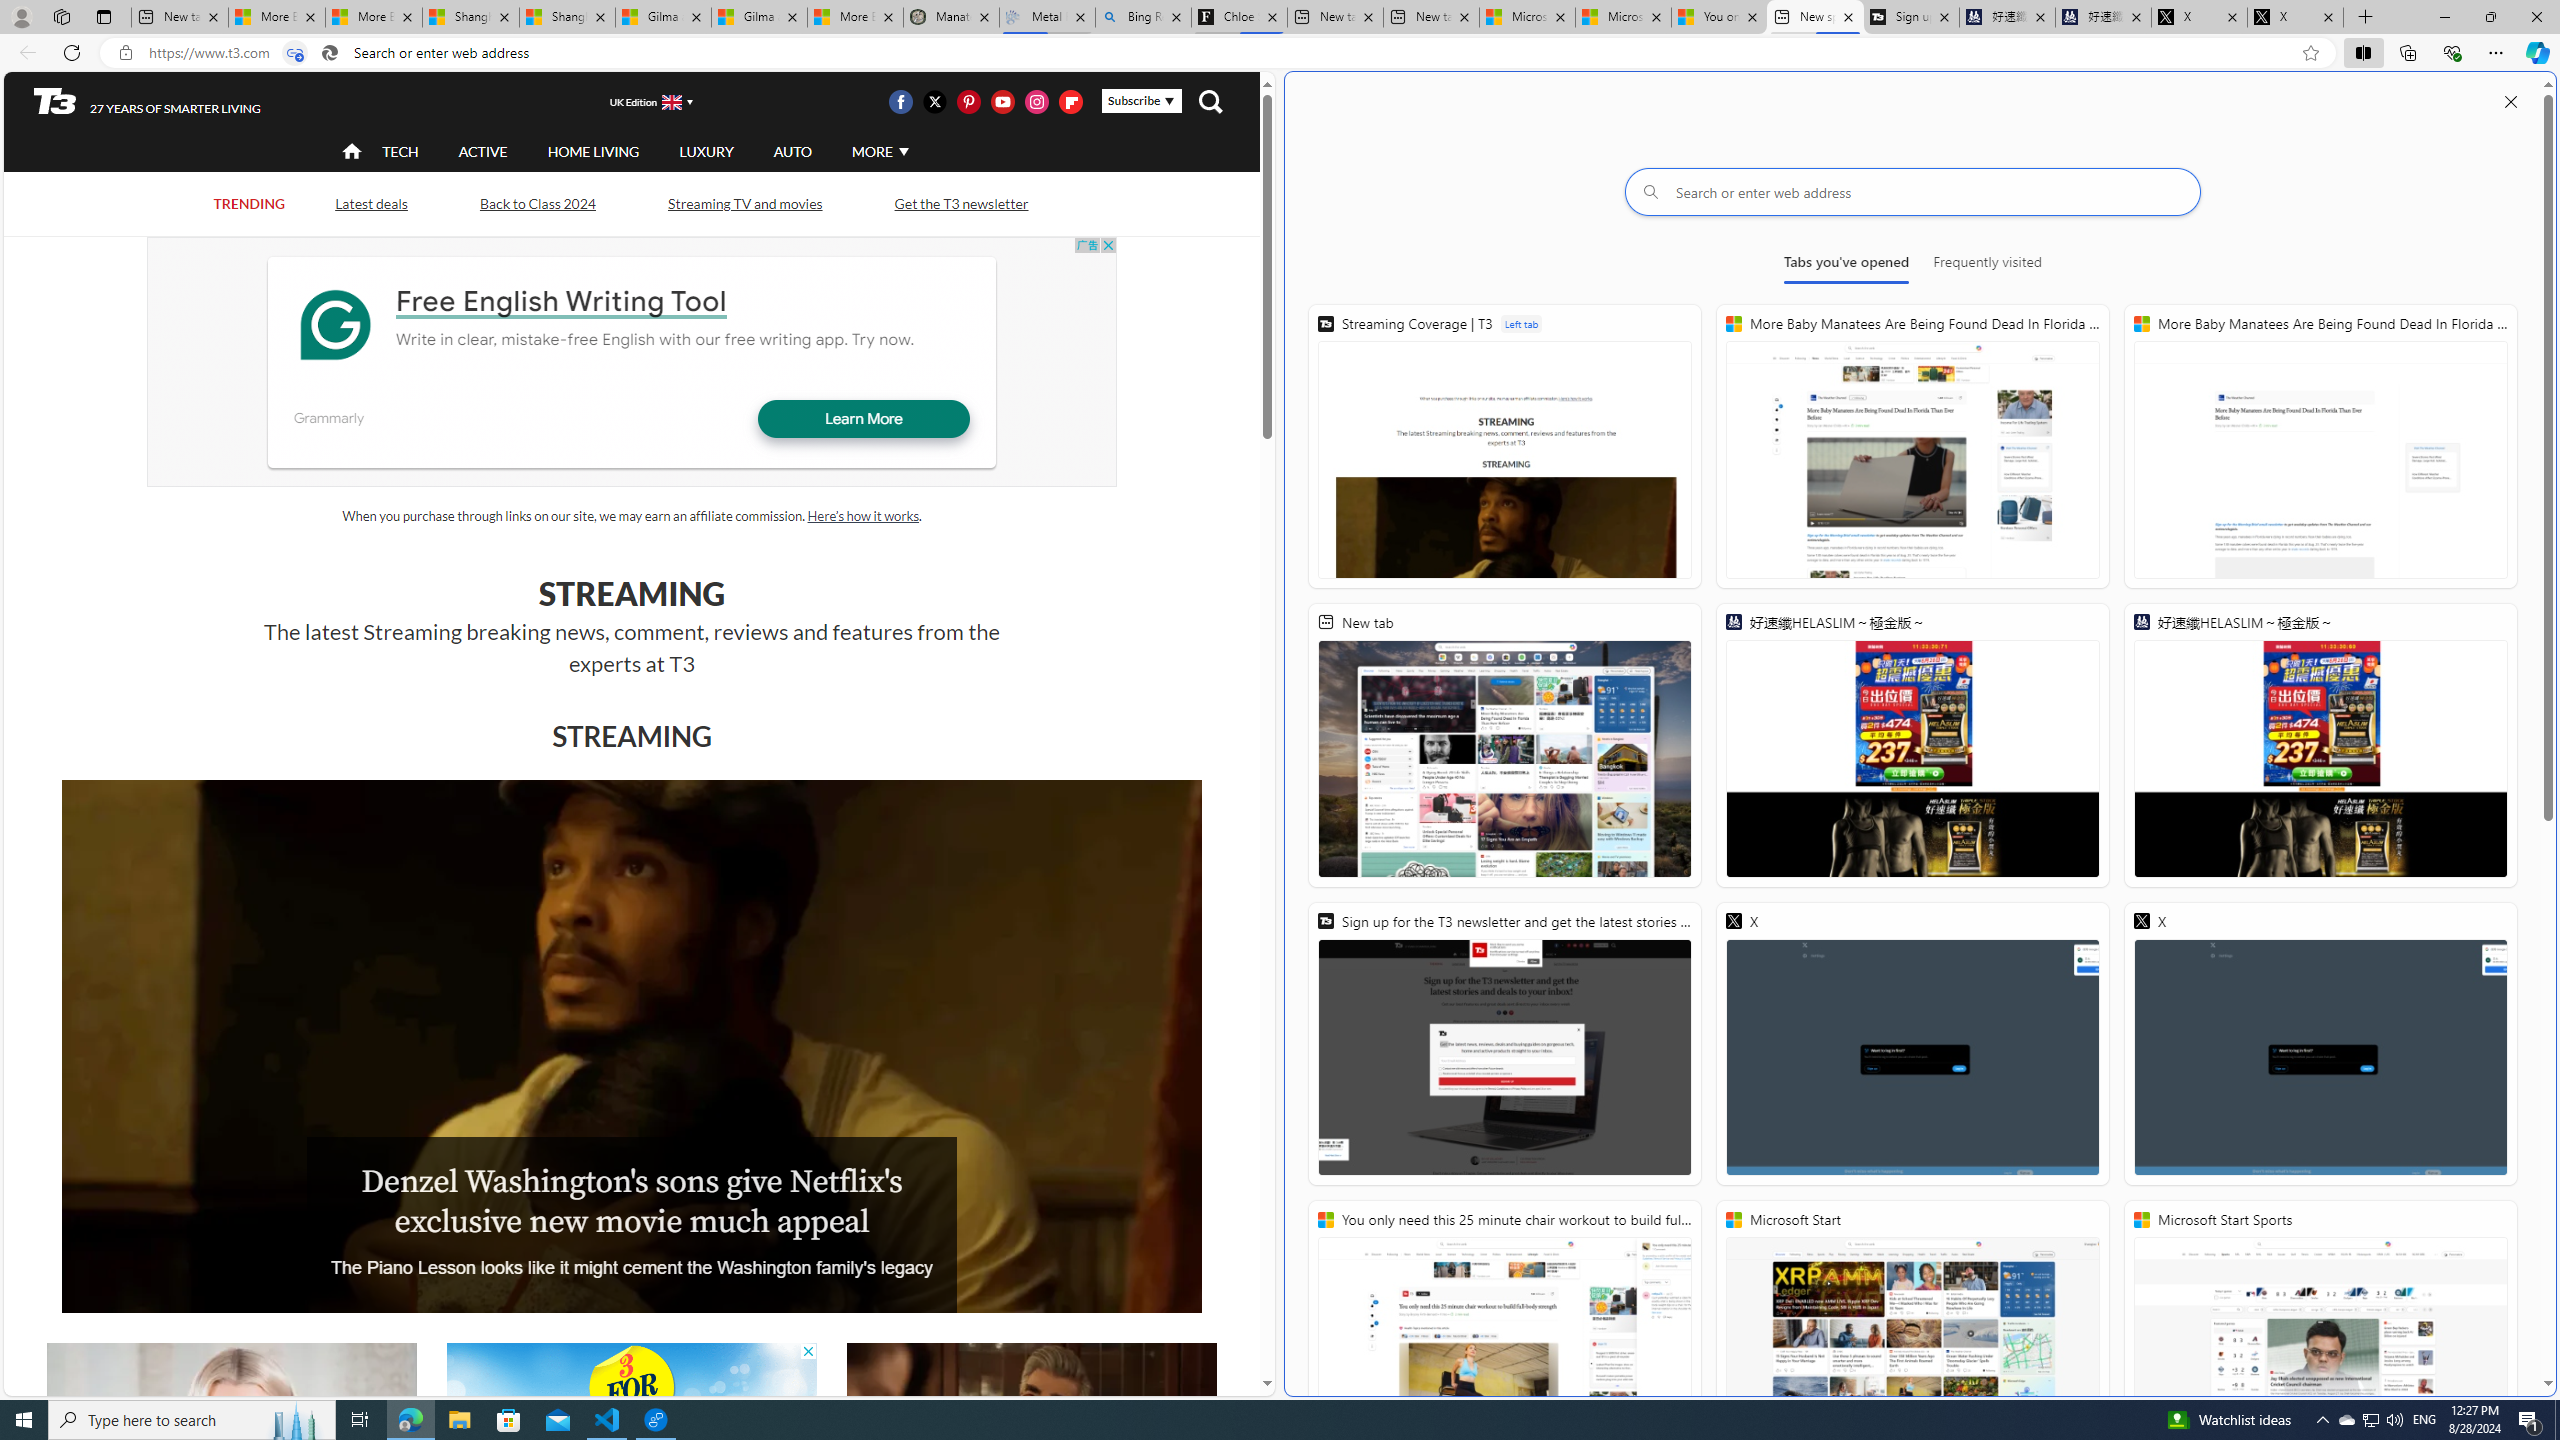 The height and width of the screenshot is (1440, 2560). I want to click on 'T3 27 YEARS OF SMARTER LIVING', so click(146, 102).